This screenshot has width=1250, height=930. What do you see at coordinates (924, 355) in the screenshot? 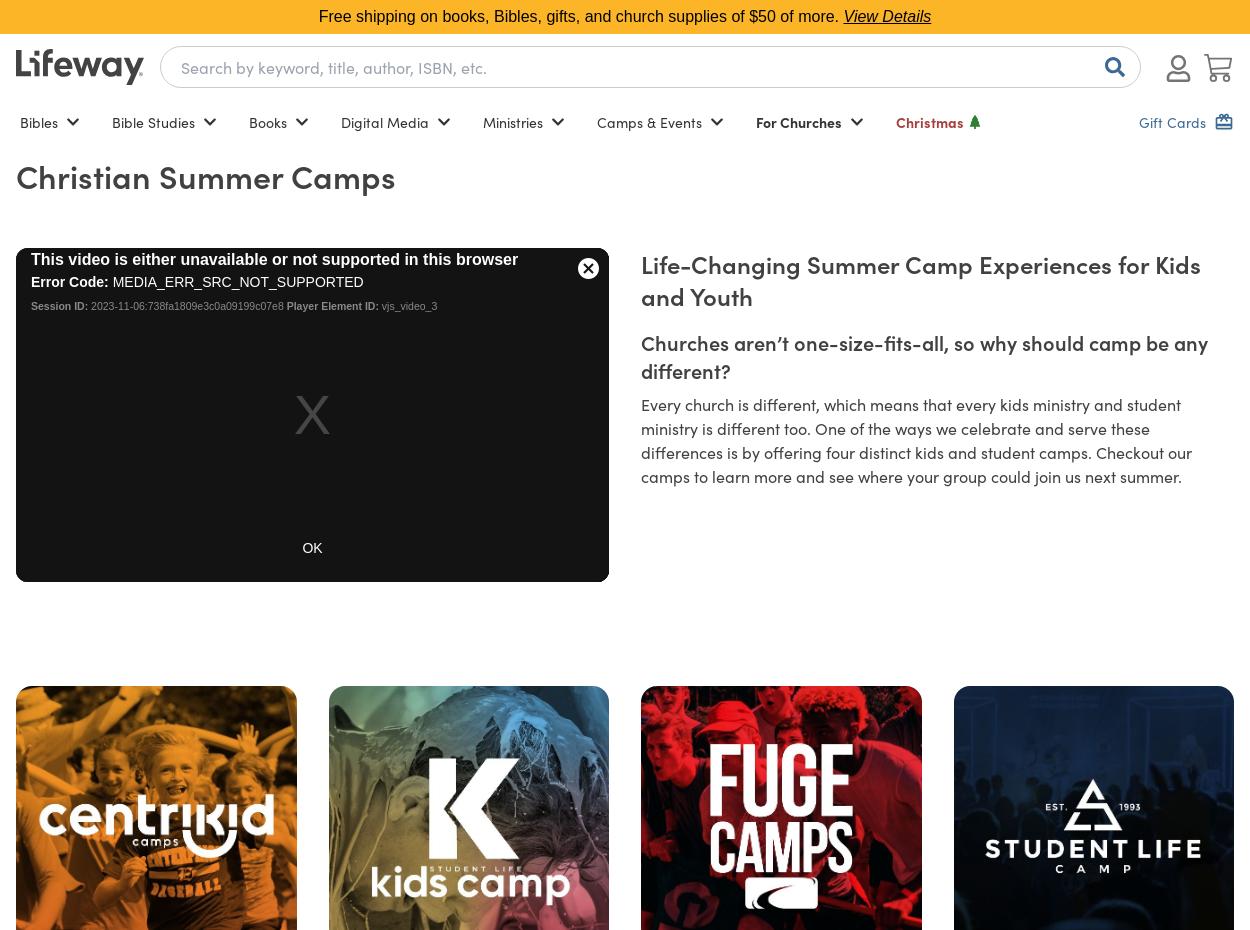
I see `'Churches aren’t one-size-fits-all, so why should camp be any different?'` at bounding box center [924, 355].